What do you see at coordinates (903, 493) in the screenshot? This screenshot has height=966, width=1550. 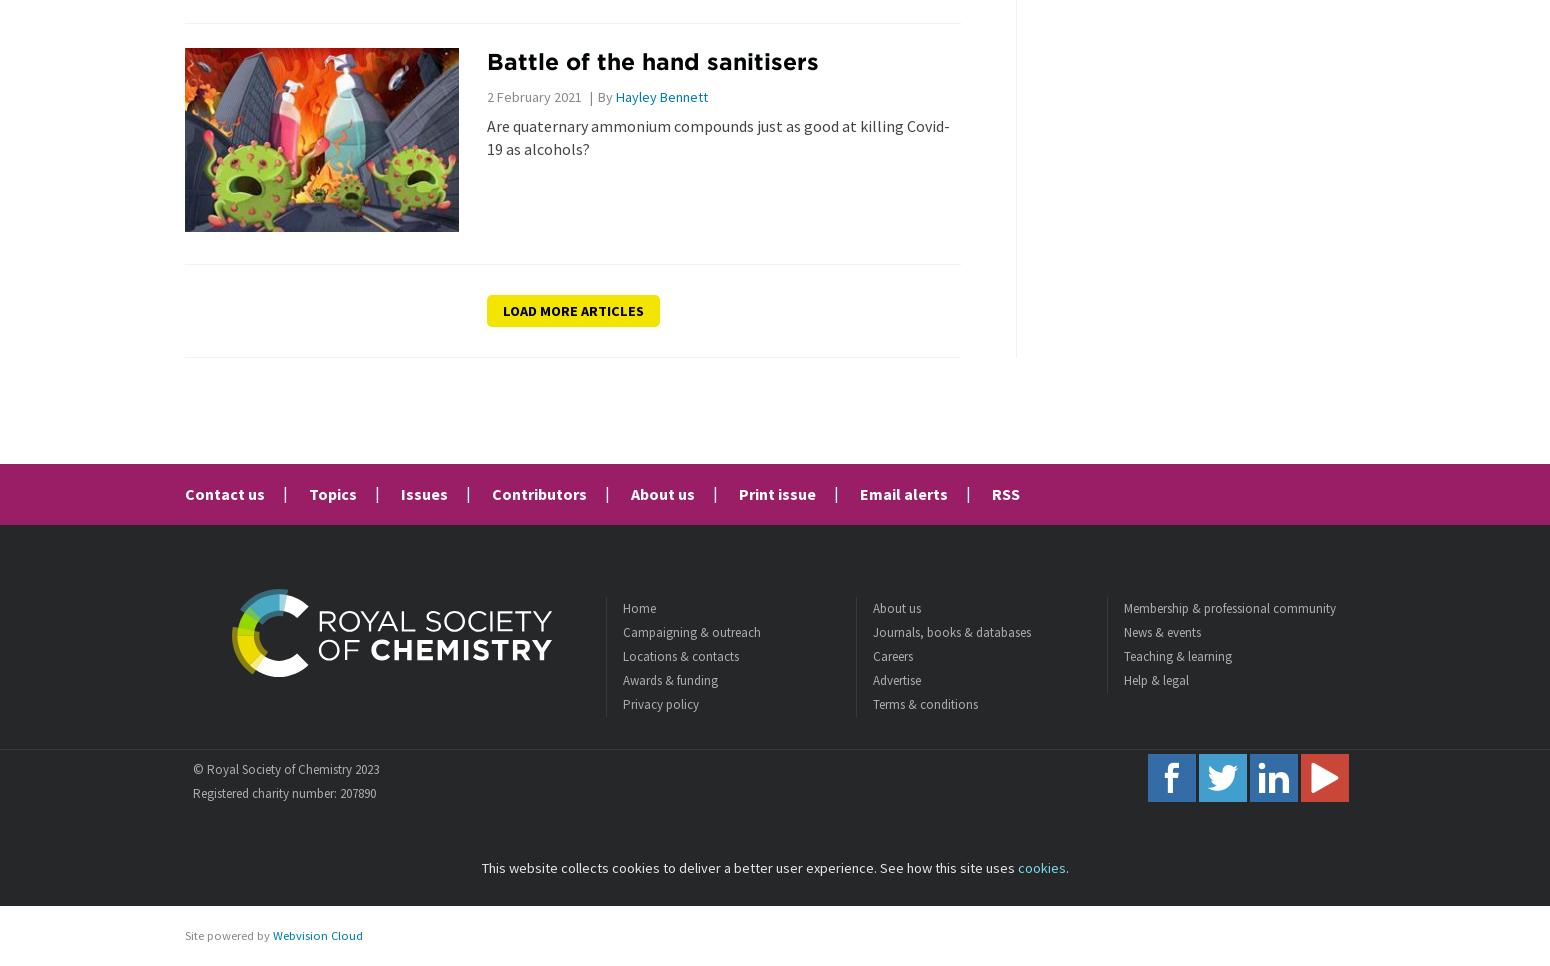 I see `'Email alerts'` at bounding box center [903, 493].